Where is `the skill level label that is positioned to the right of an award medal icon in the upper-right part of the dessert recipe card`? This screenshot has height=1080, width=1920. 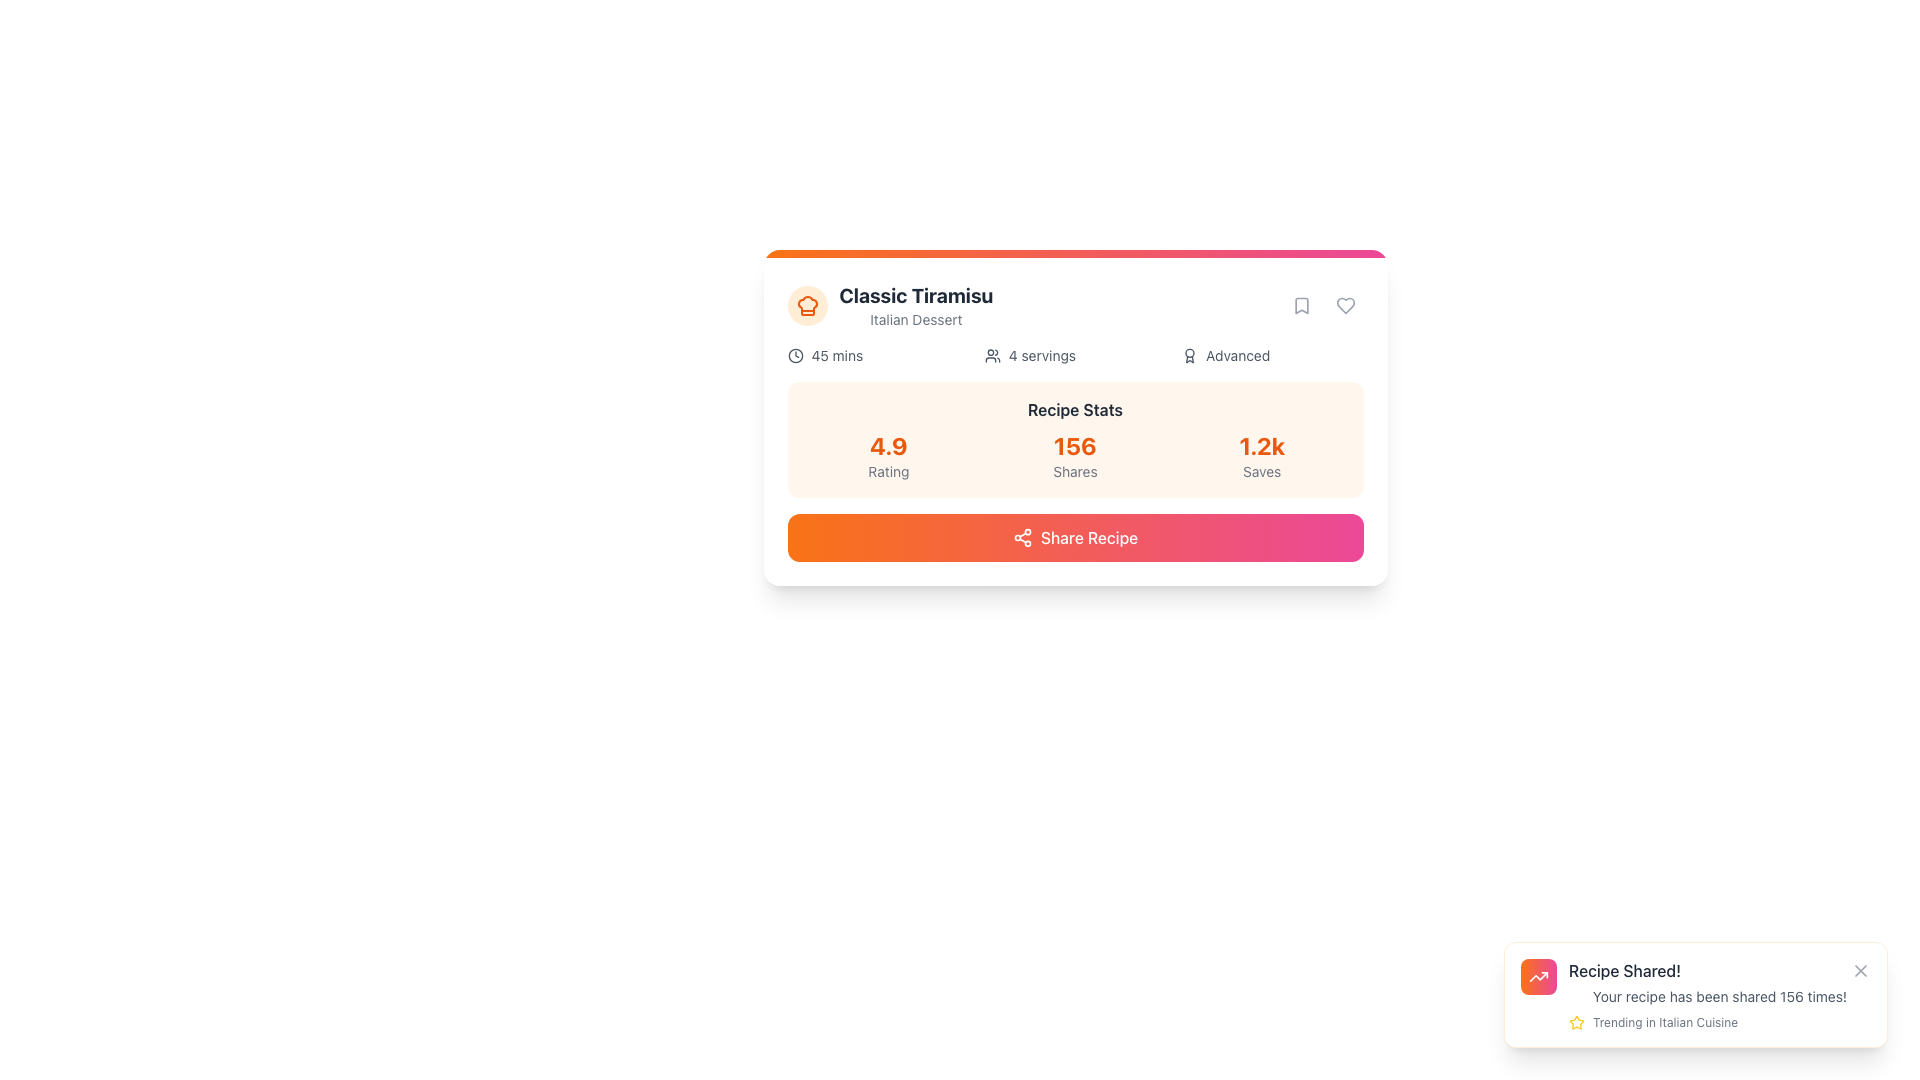 the skill level label that is positioned to the right of an award medal icon in the upper-right part of the dessert recipe card is located at coordinates (1237, 354).